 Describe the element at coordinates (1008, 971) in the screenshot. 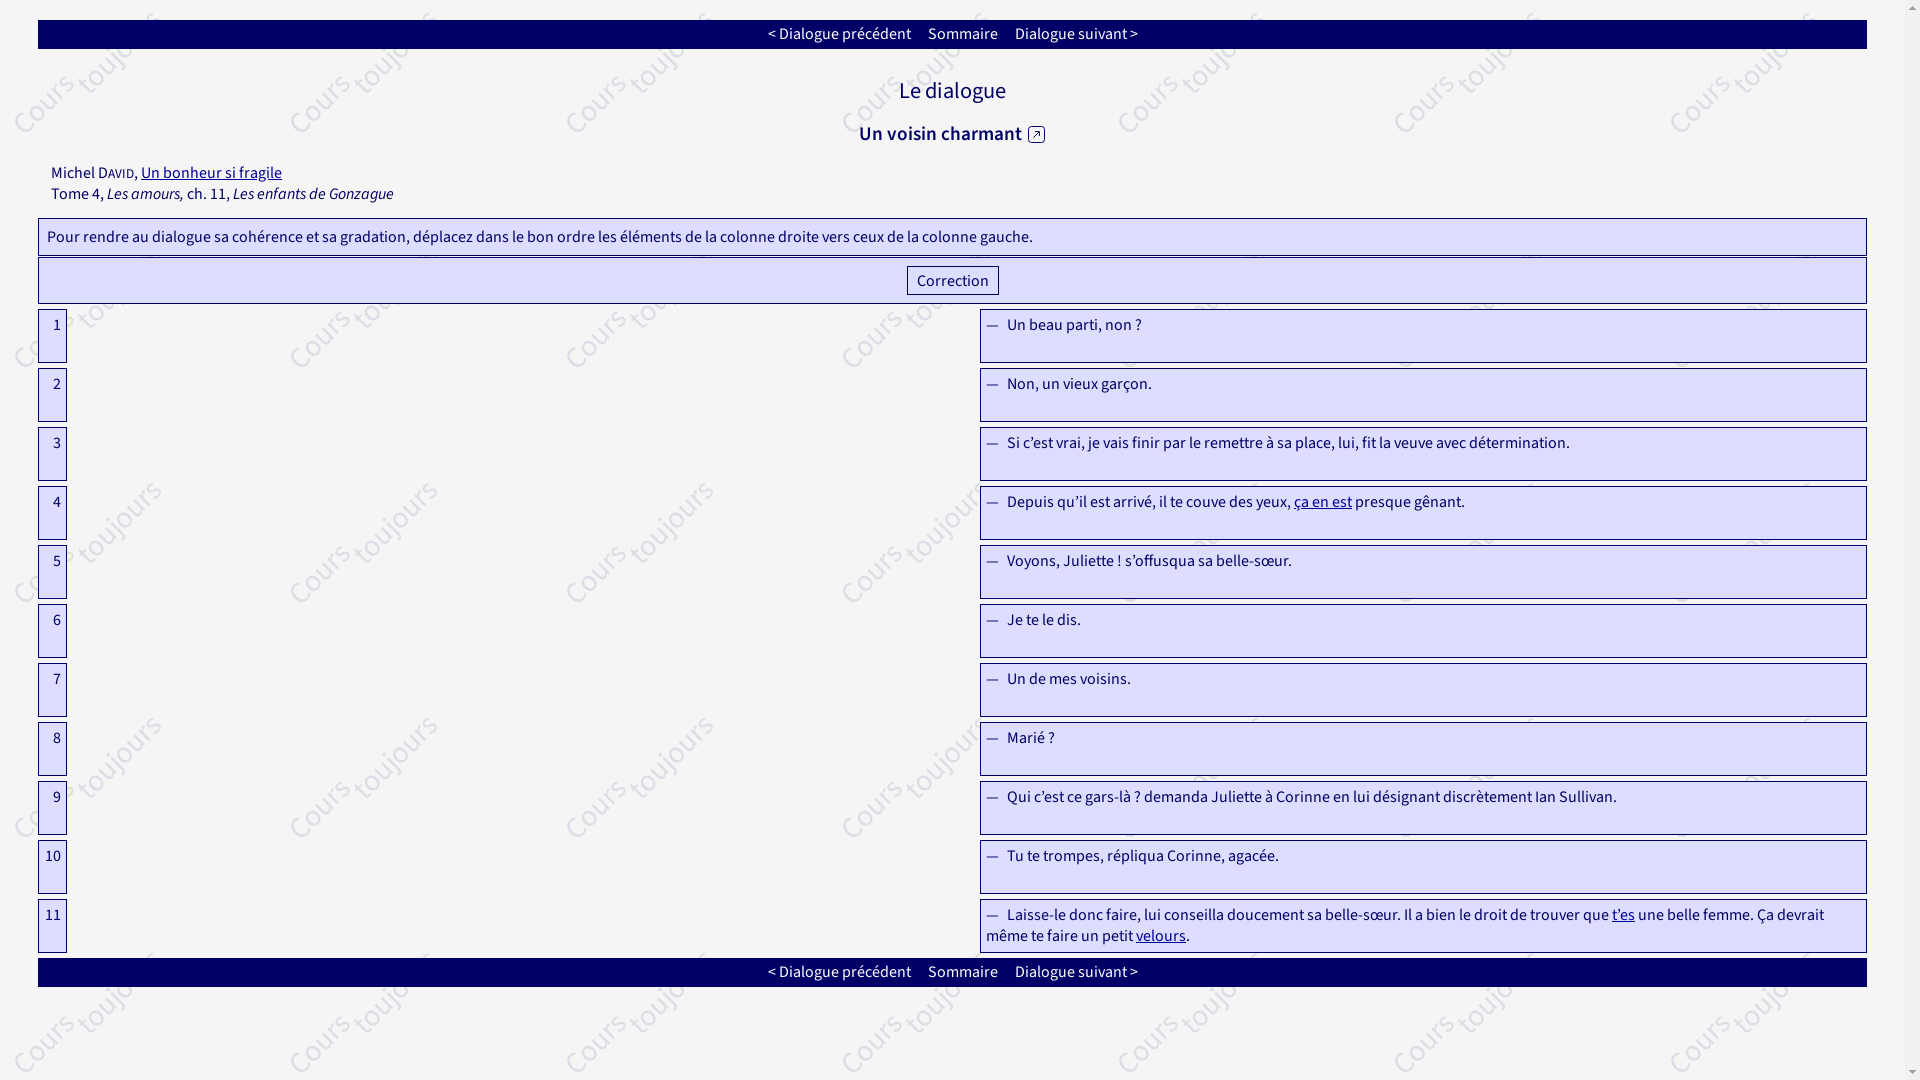

I see `'Dialogue suivant >'` at that location.